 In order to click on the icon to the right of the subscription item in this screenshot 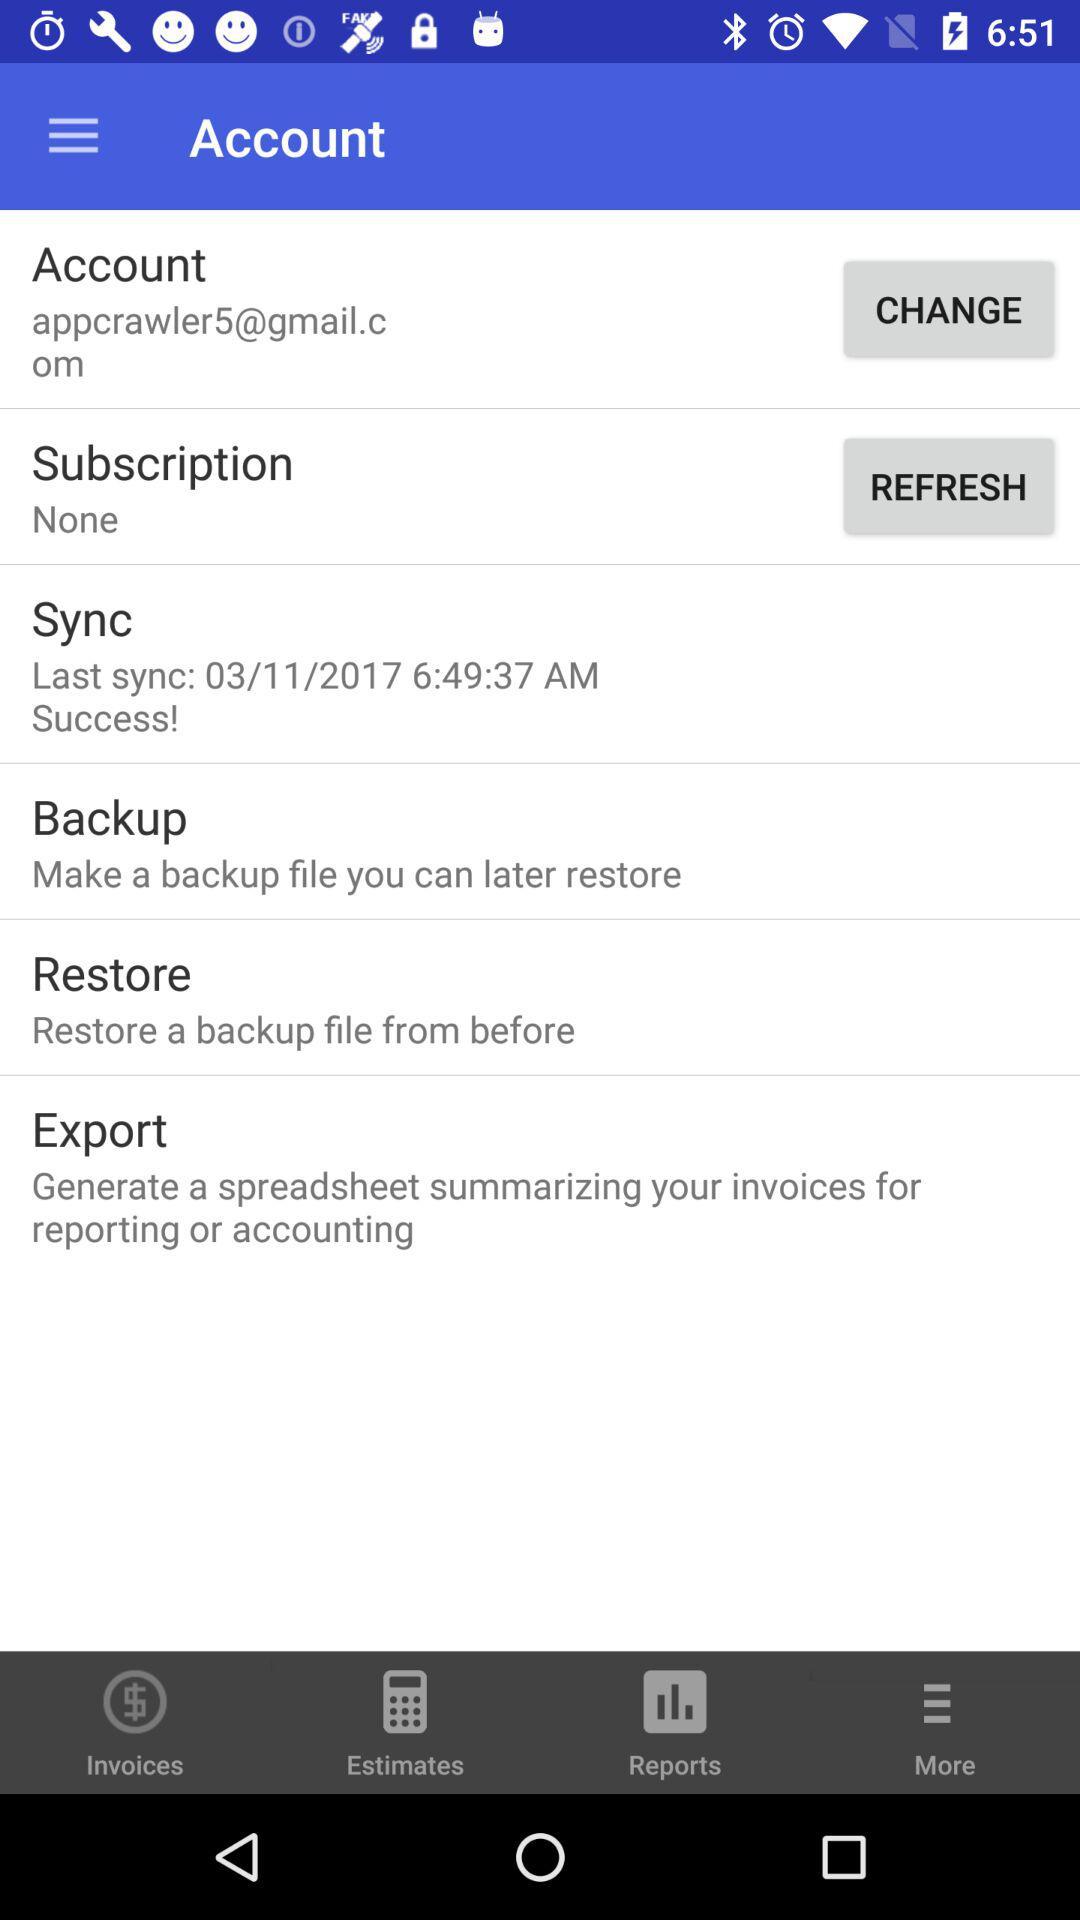, I will do `click(947, 485)`.